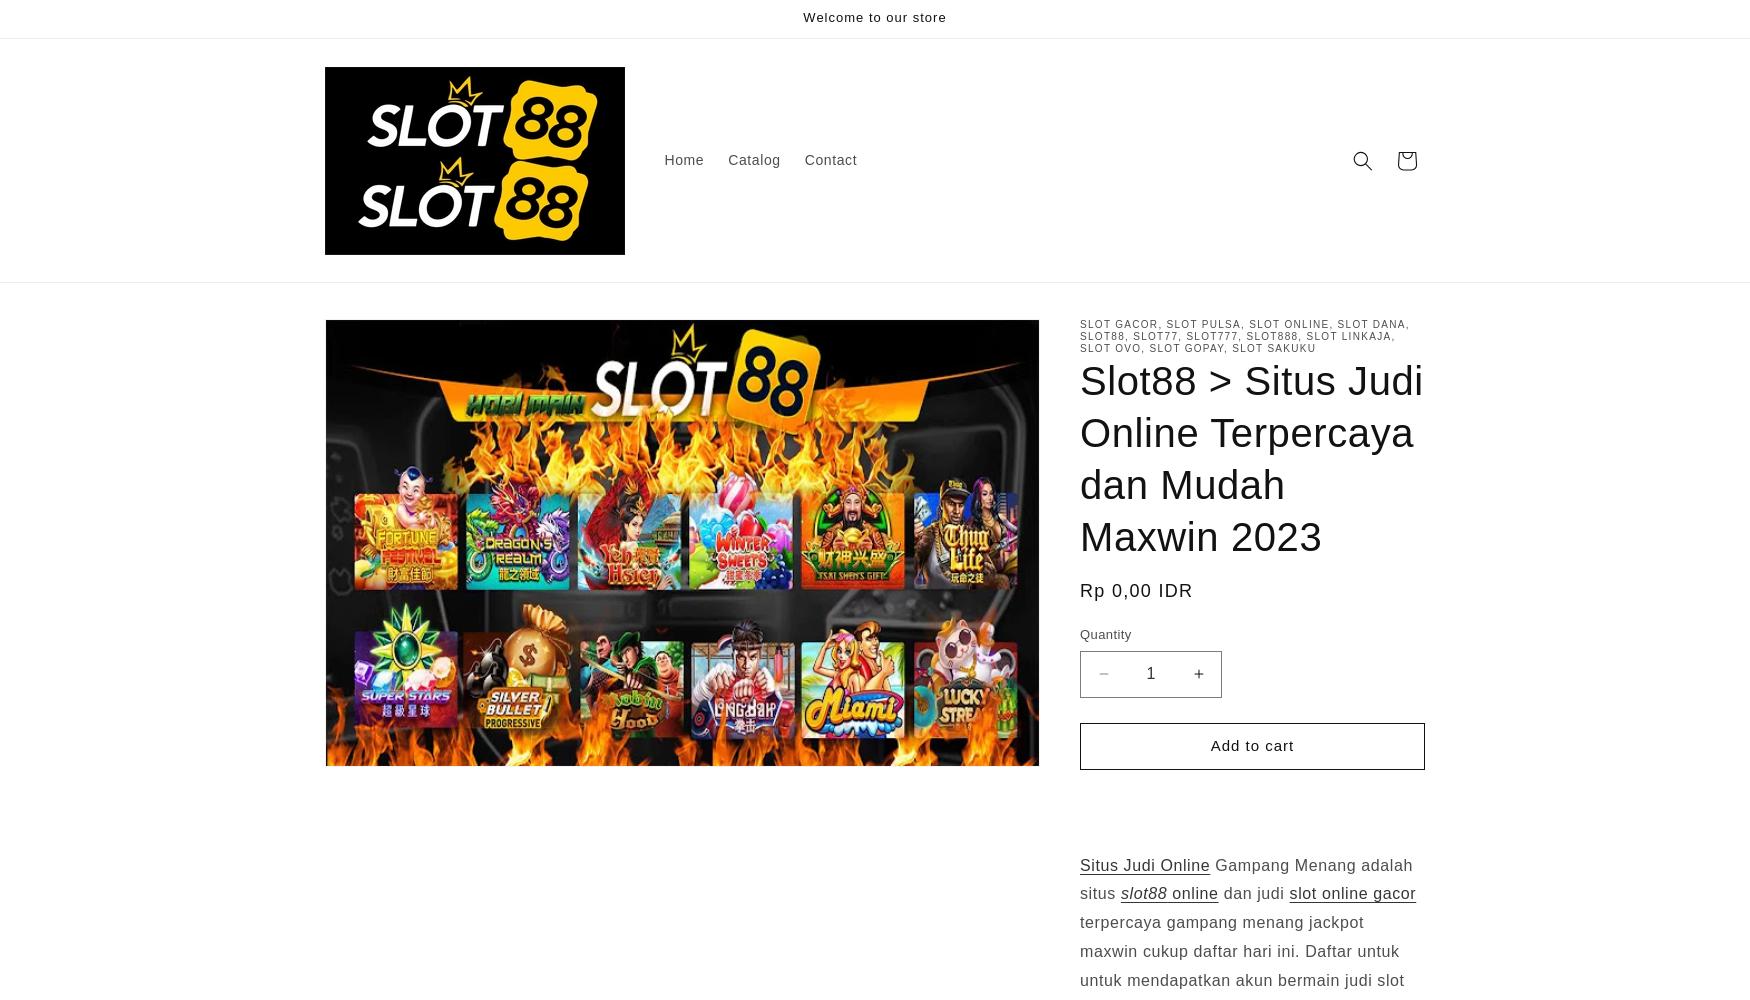  What do you see at coordinates (1079, 335) in the screenshot?
I see `'slot gacor, slot pulsa, slot online, slot dana, slot88, slot77, slot777, slot888, slot linkaja, slot ovo, slot gopay, slot sakuku'` at bounding box center [1079, 335].